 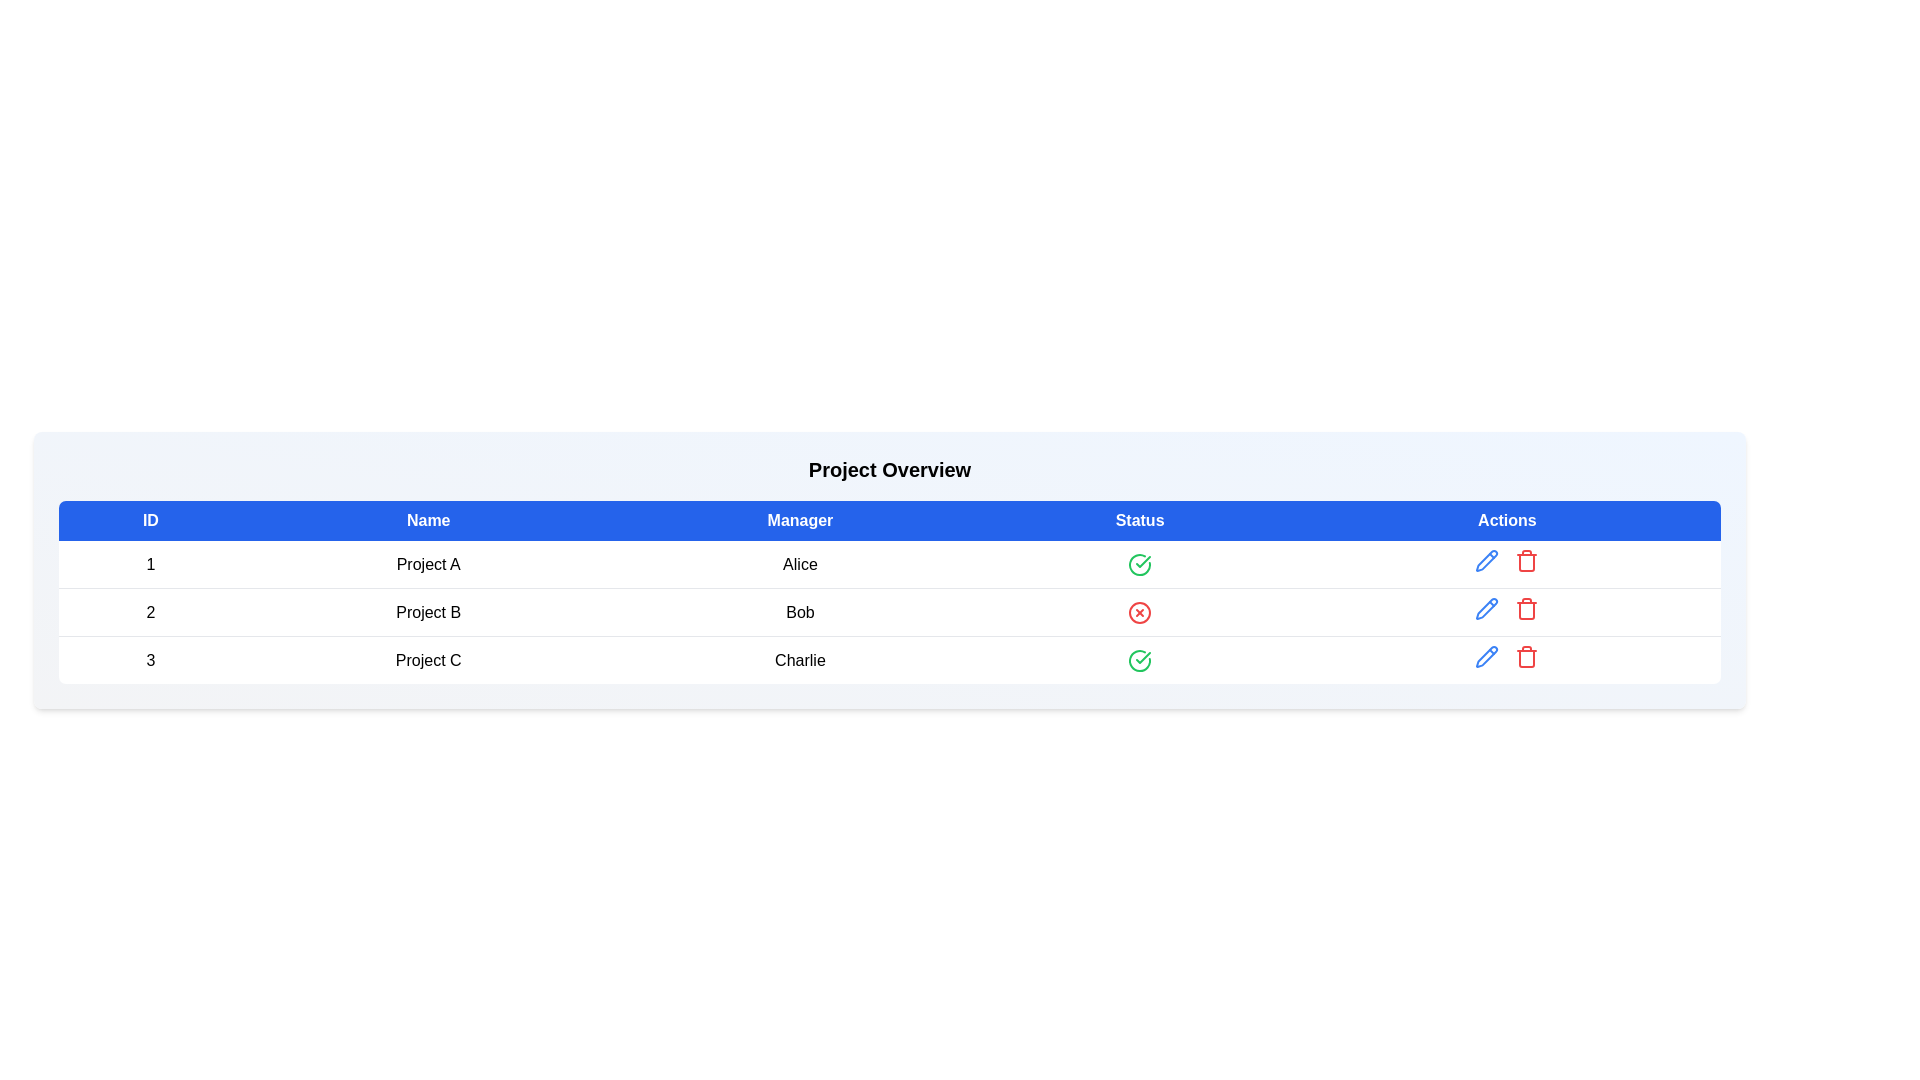 I want to click on the header cell indicating 'Manager' in the third column of the table, so click(x=800, y=519).